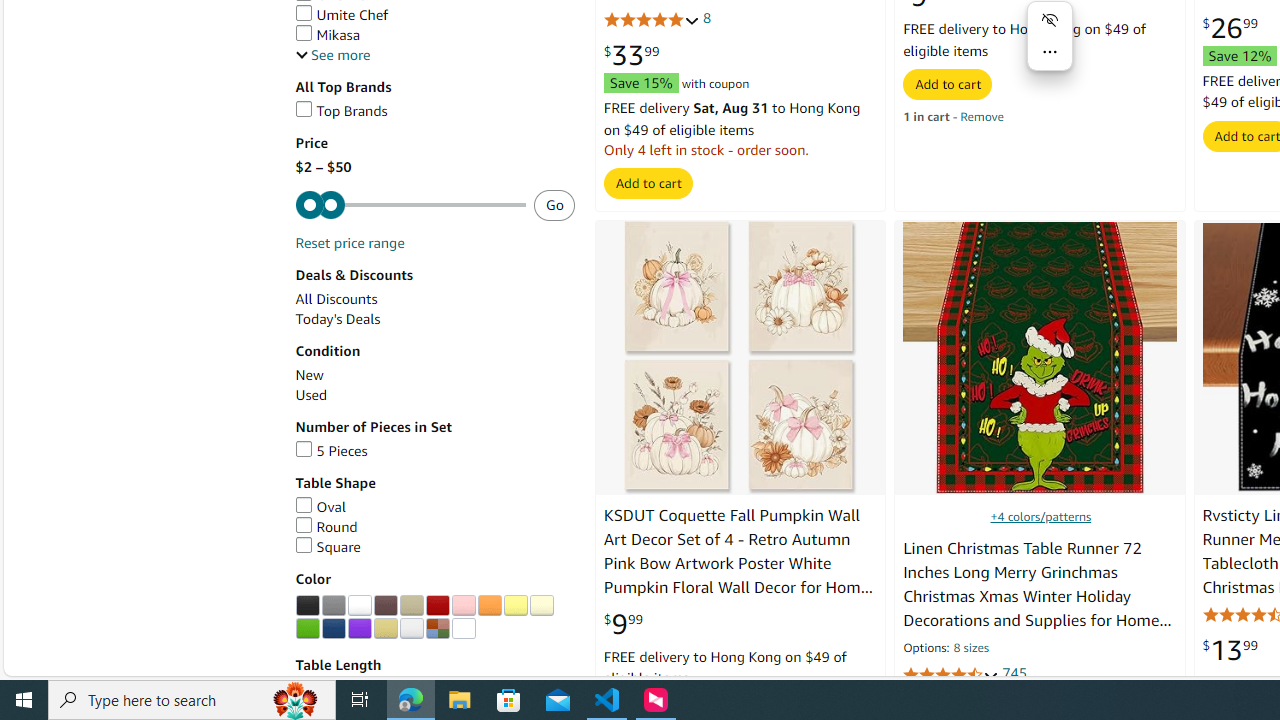 This screenshot has height=720, width=1280. What do you see at coordinates (1229, 650) in the screenshot?
I see `'$13.99'` at bounding box center [1229, 650].